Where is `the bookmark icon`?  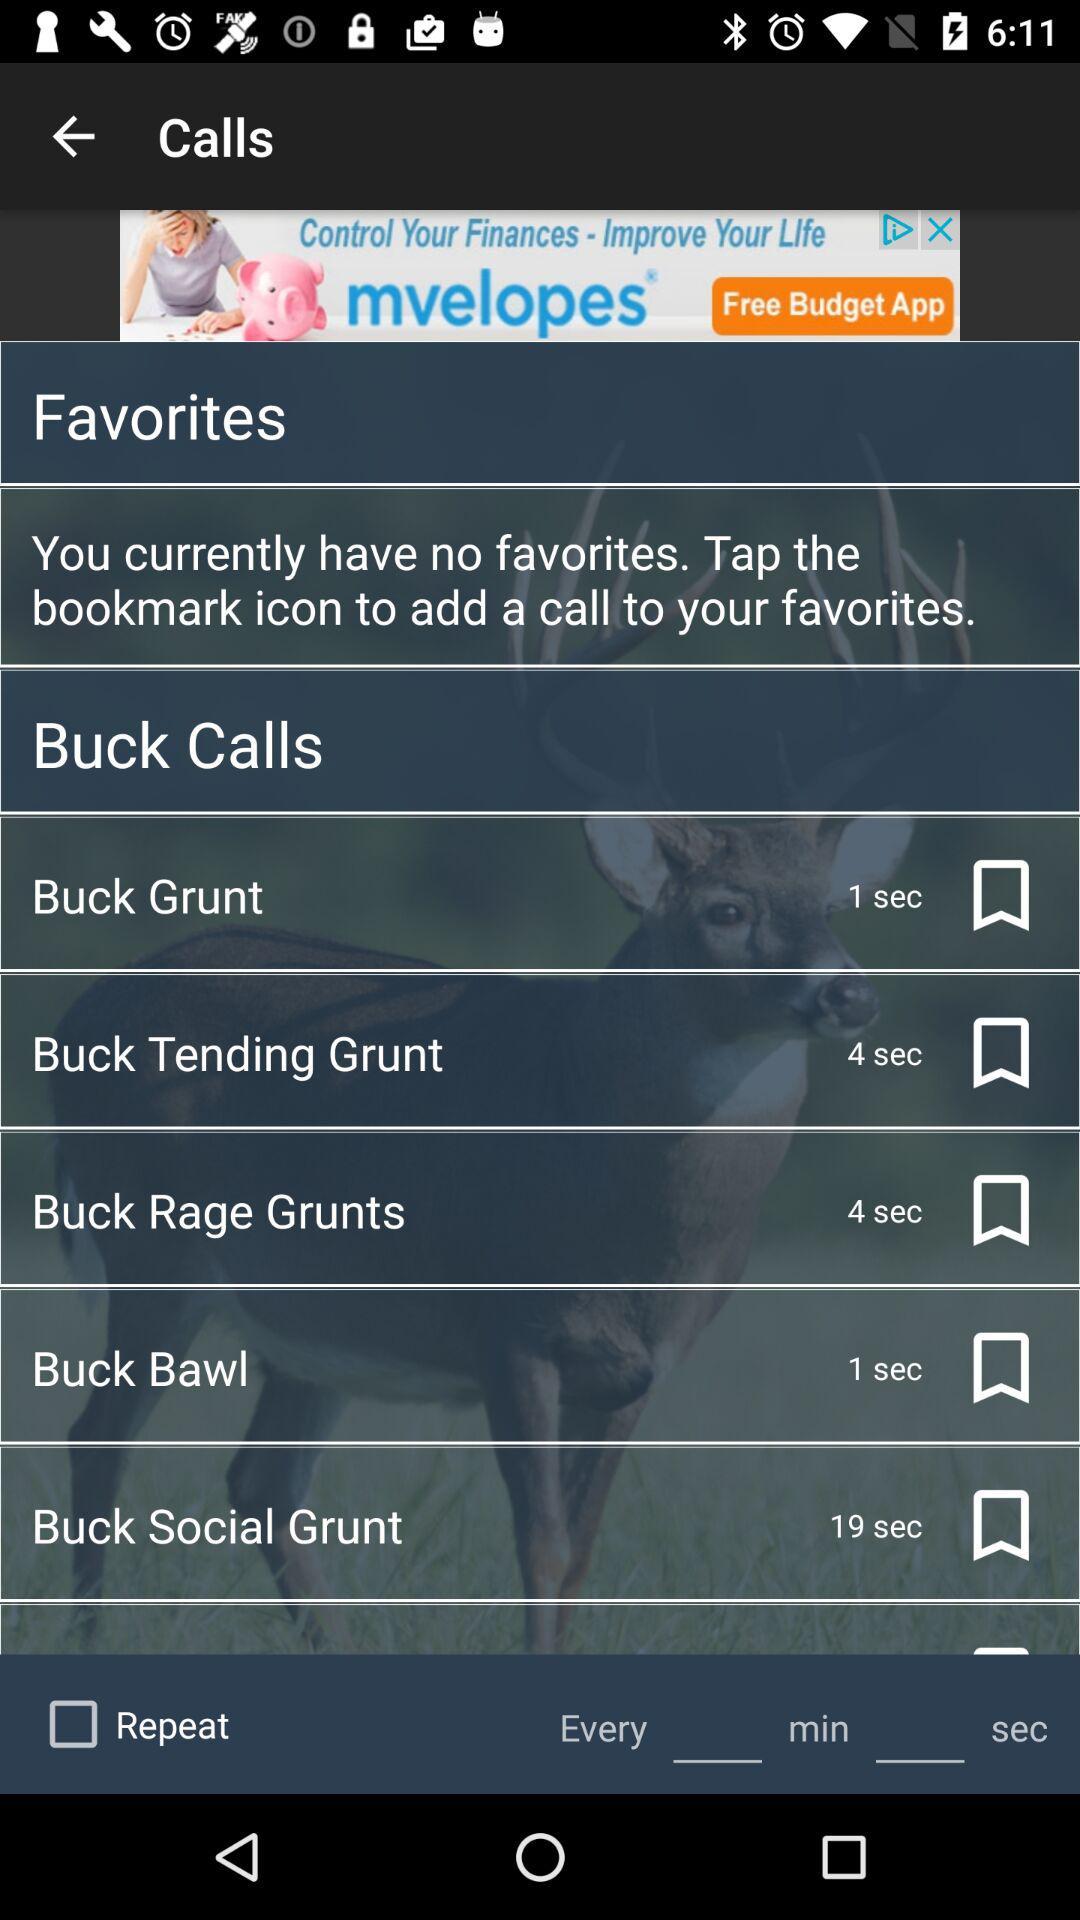 the bookmark icon is located at coordinates (984, 894).